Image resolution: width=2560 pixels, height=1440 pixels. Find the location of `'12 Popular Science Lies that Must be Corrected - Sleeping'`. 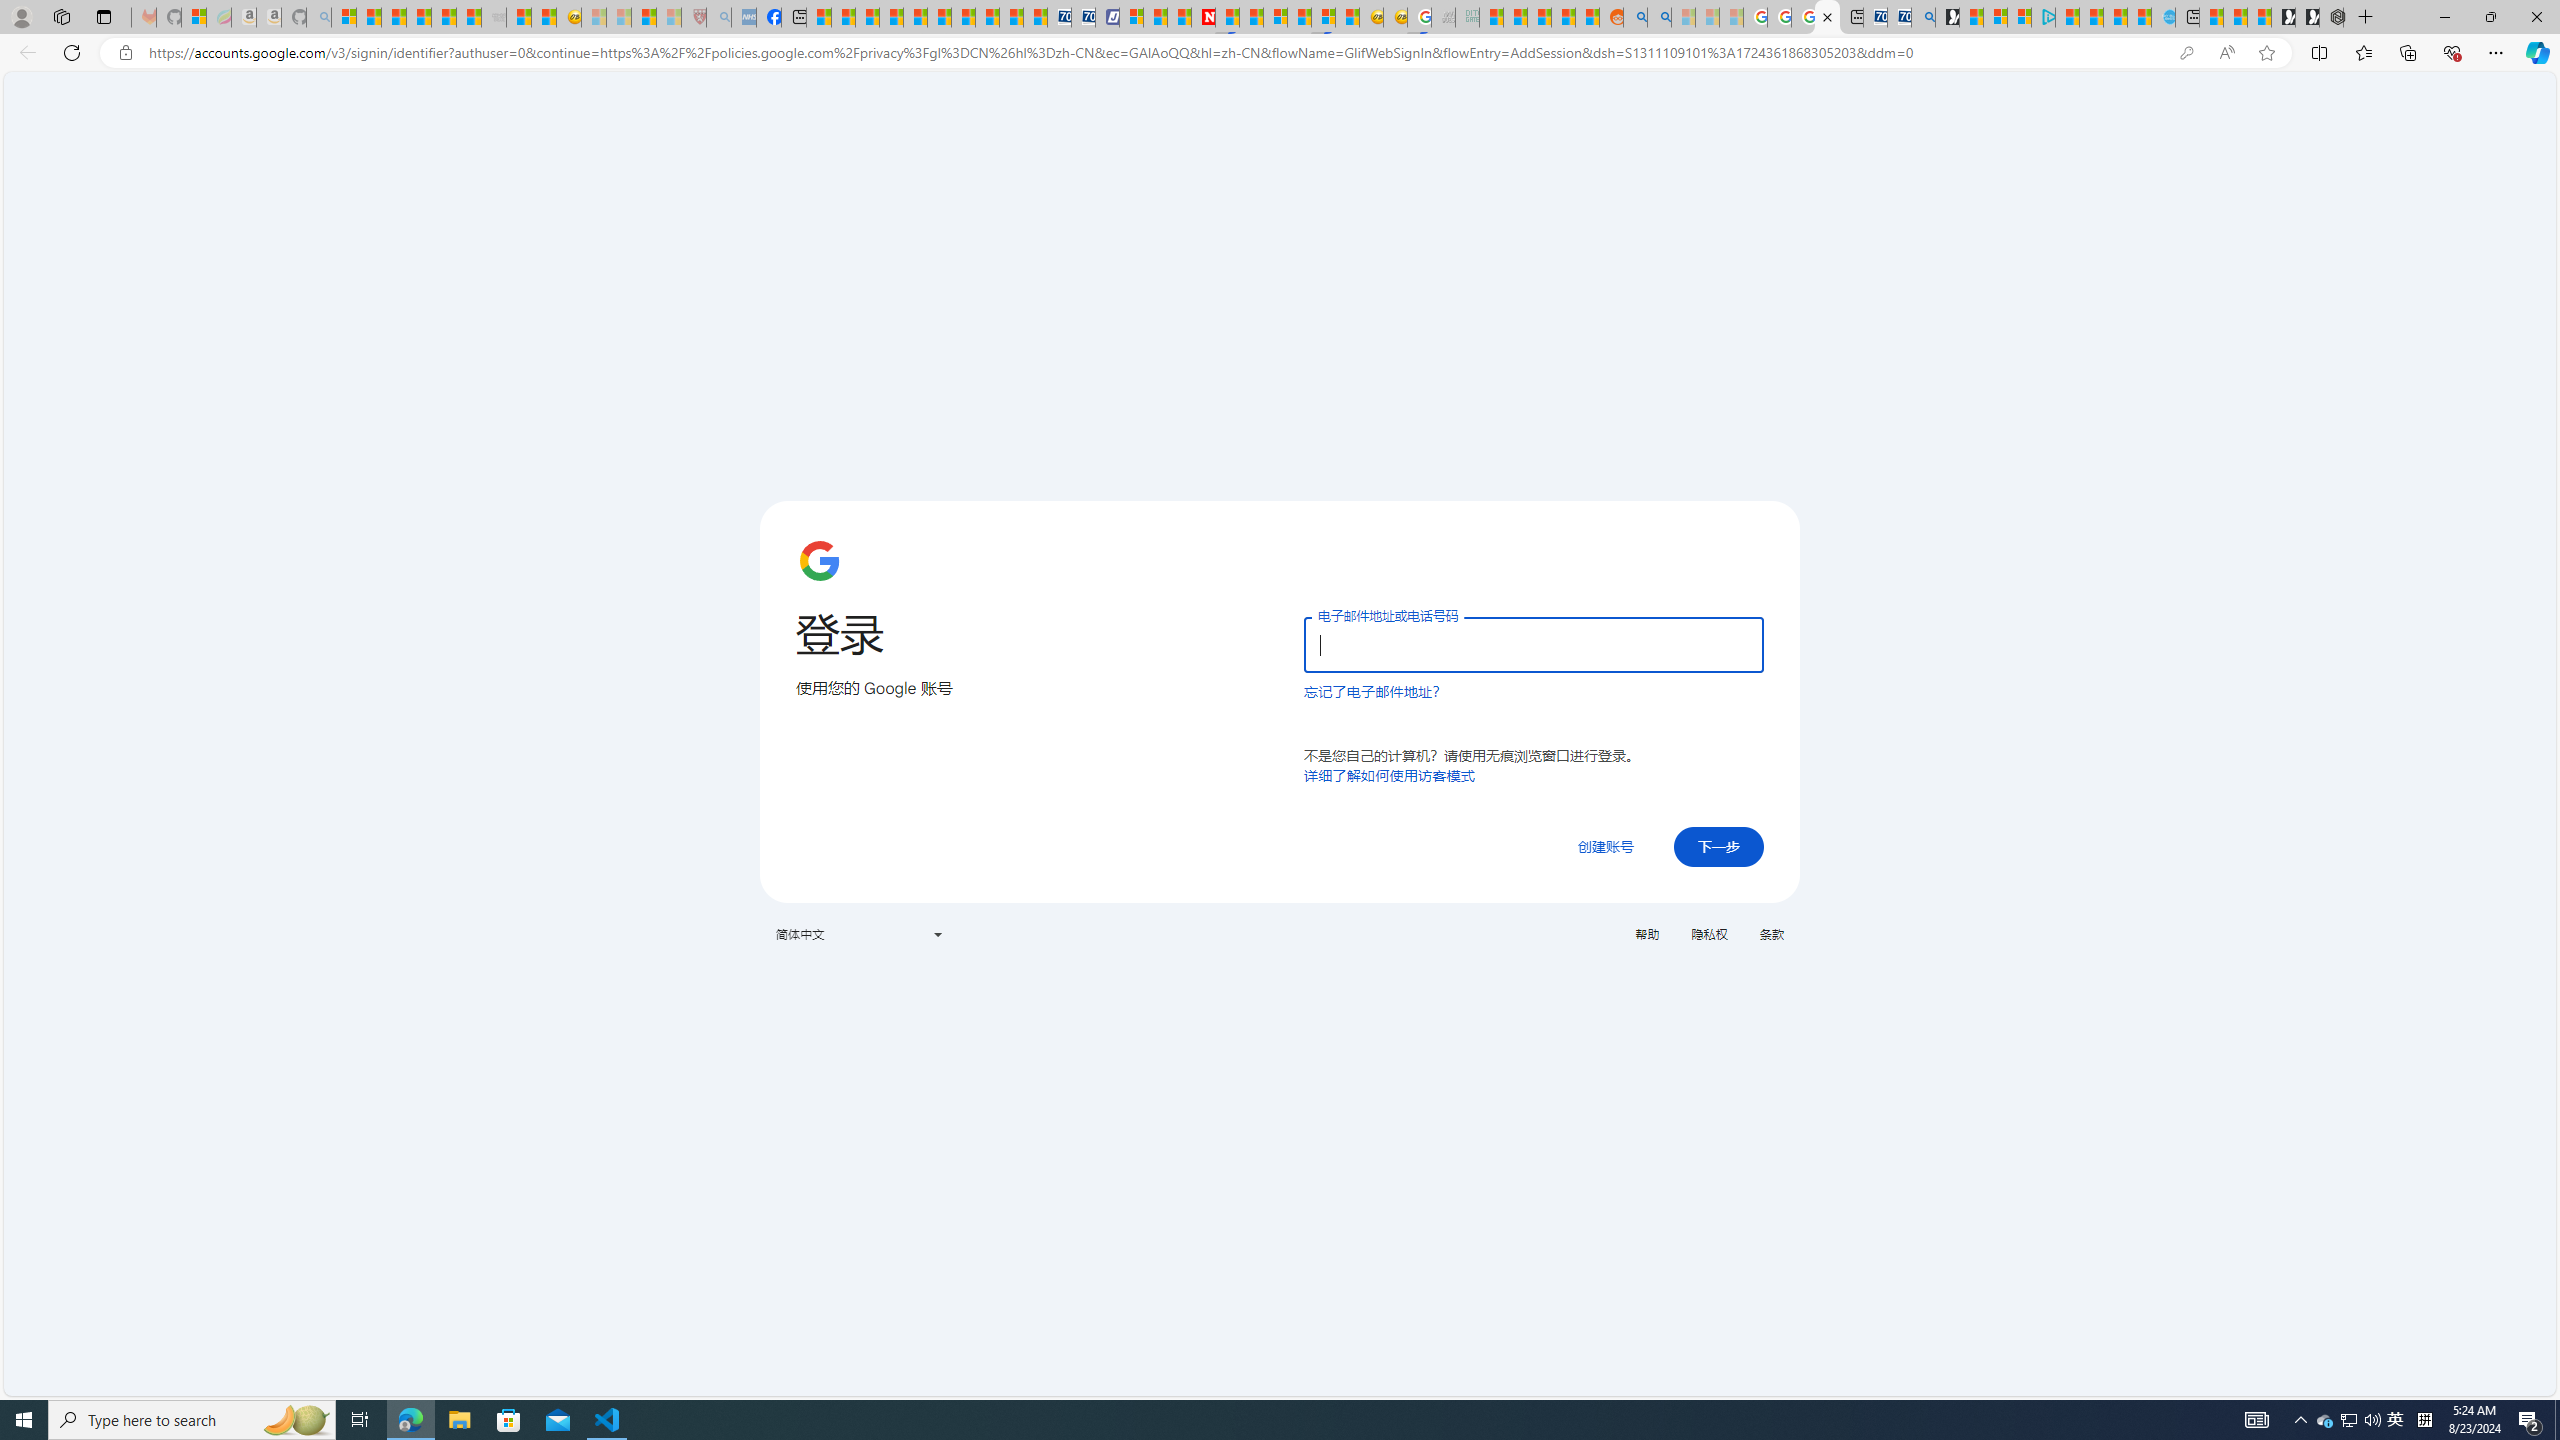

'12 Popular Science Lies that Must be Corrected - Sleeping' is located at coordinates (668, 16).